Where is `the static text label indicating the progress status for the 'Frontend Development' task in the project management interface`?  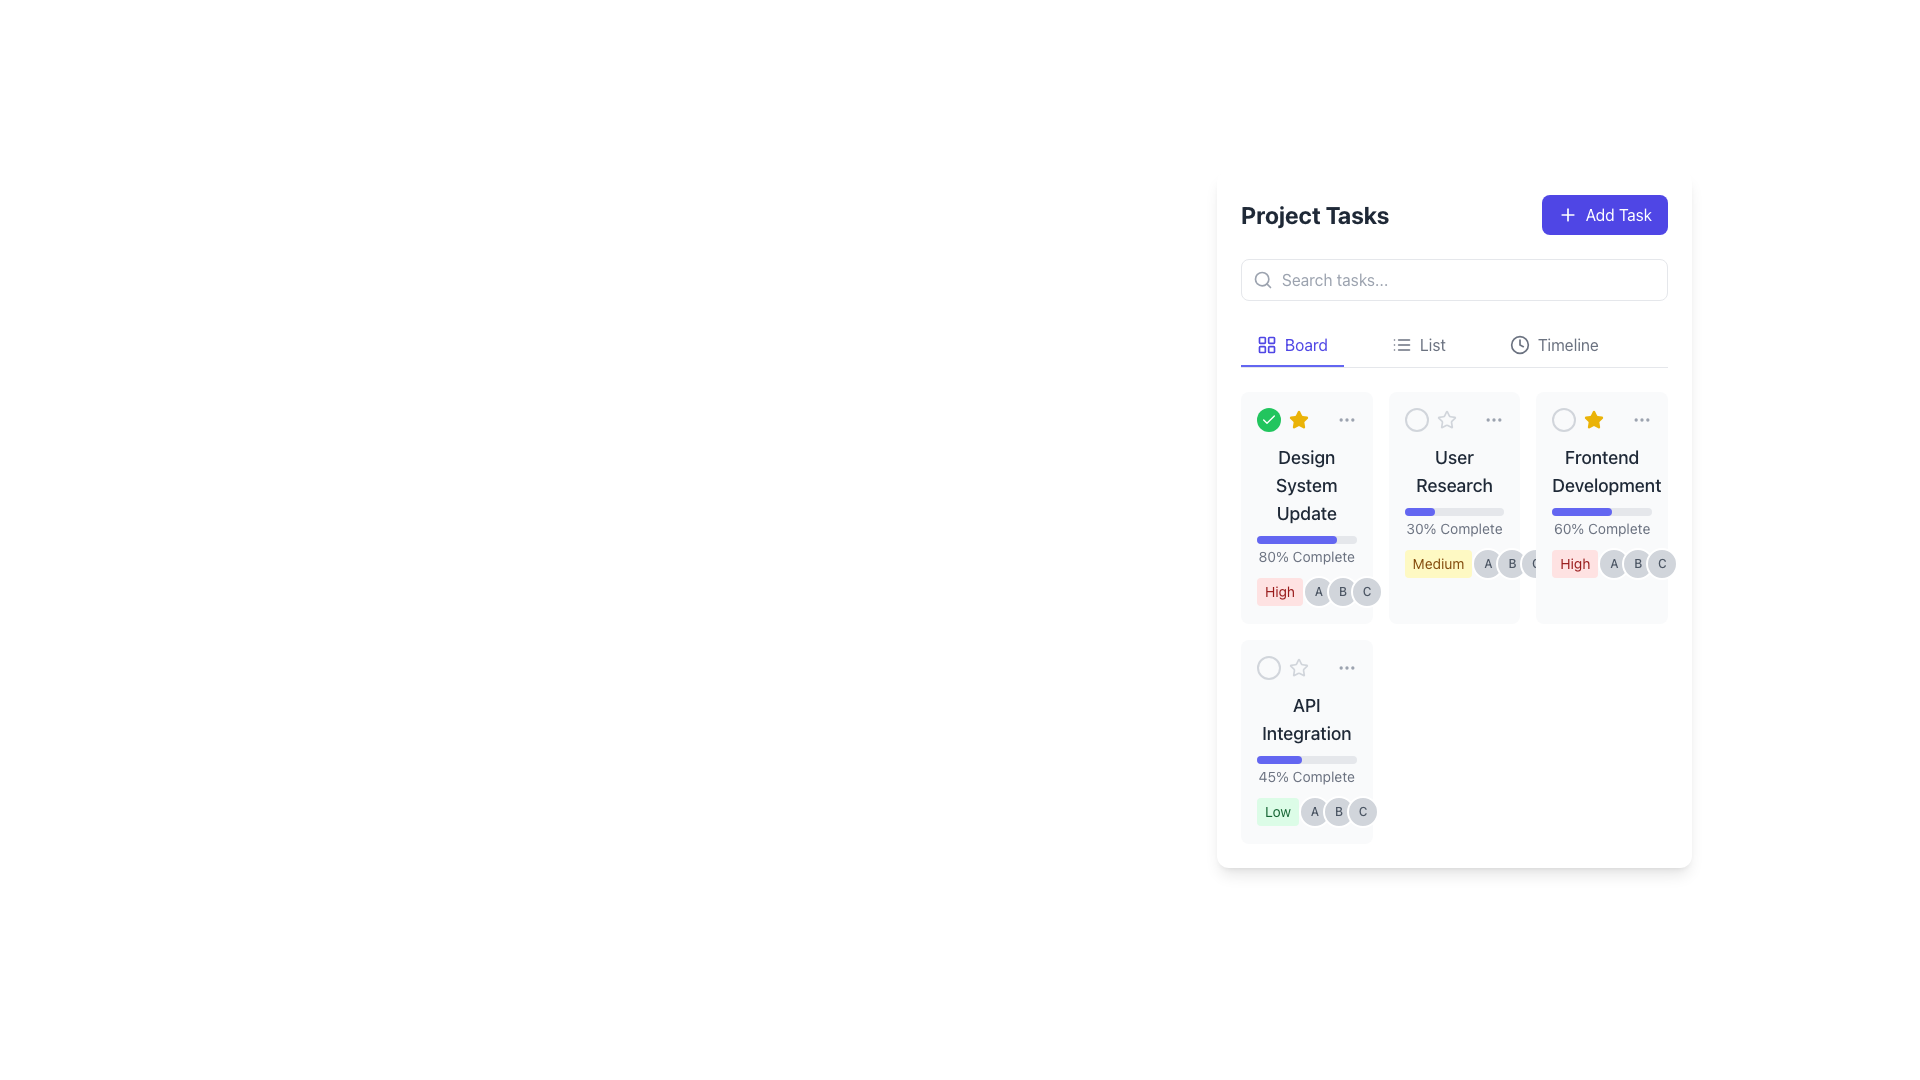
the static text label indicating the progress status for the 'Frontend Development' task in the project management interface is located at coordinates (1602, 527).